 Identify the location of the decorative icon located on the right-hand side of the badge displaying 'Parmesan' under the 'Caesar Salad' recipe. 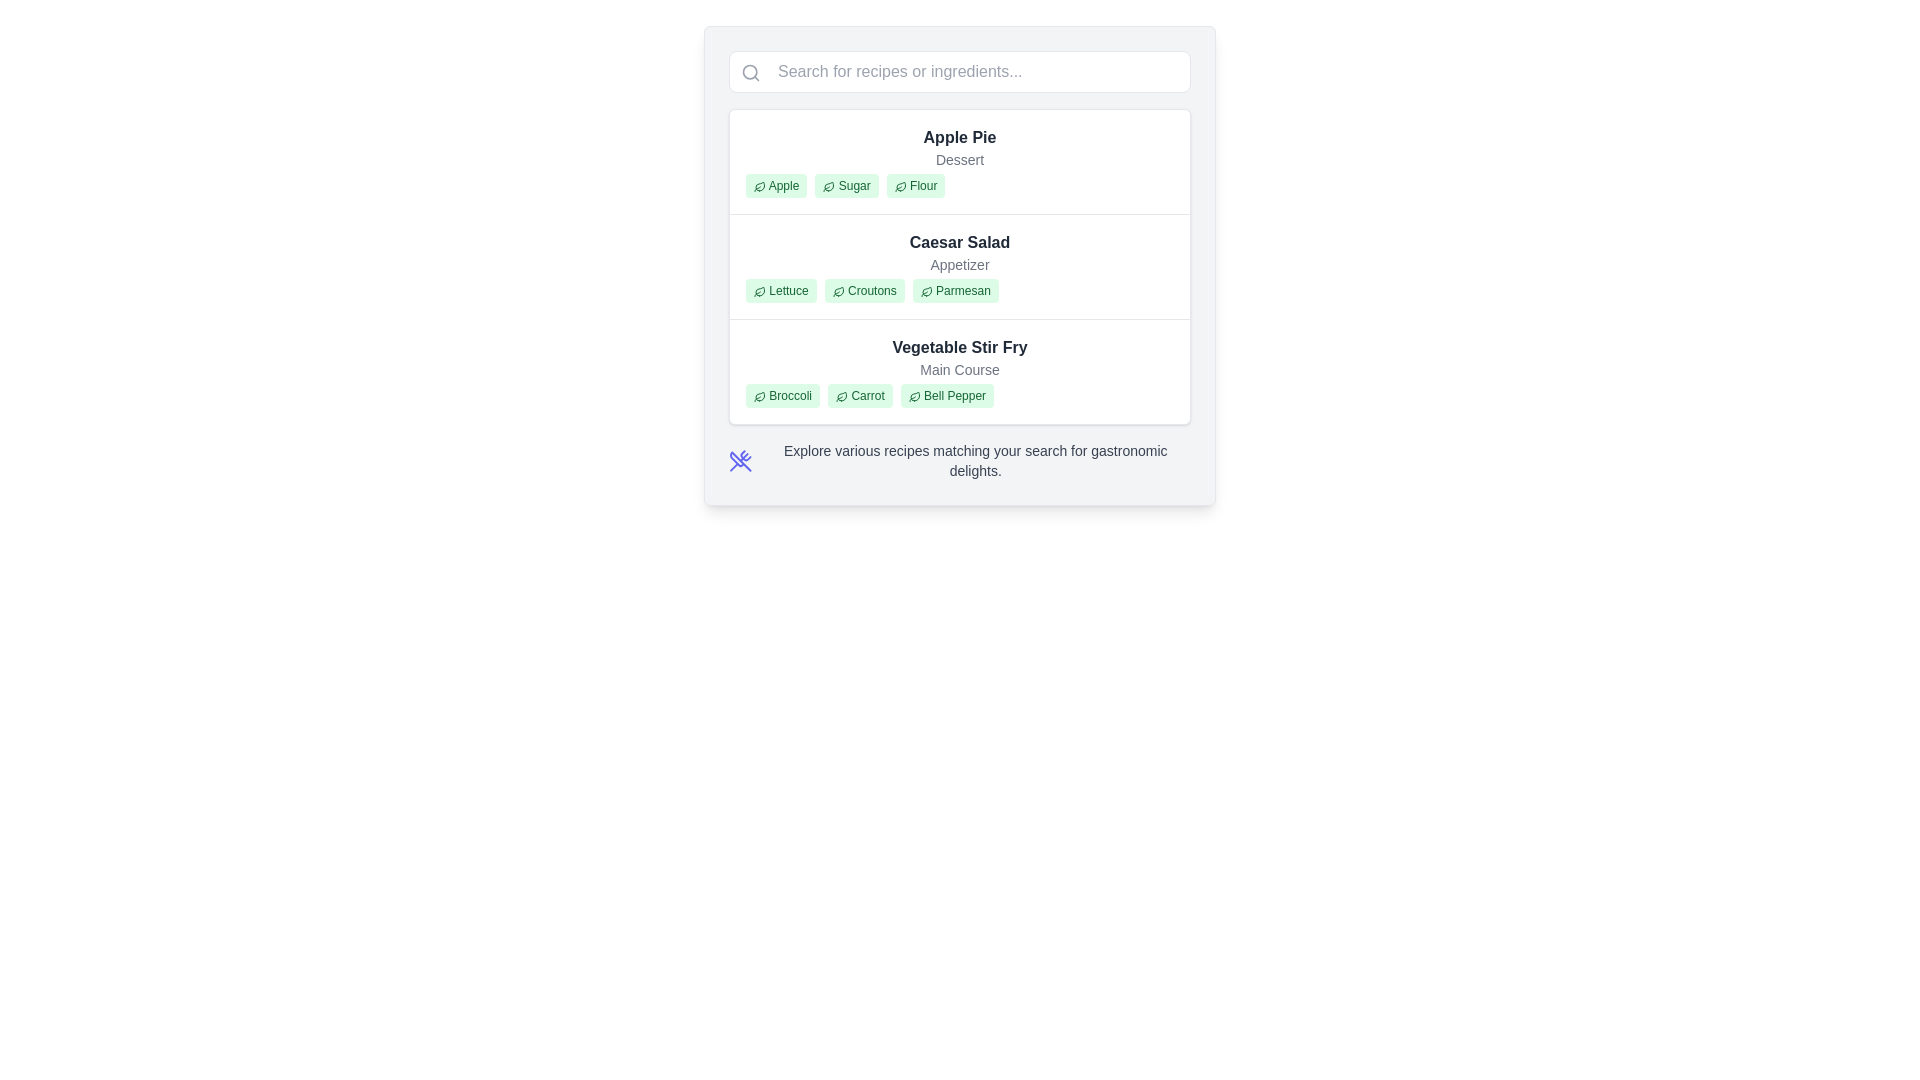
(925, 291).